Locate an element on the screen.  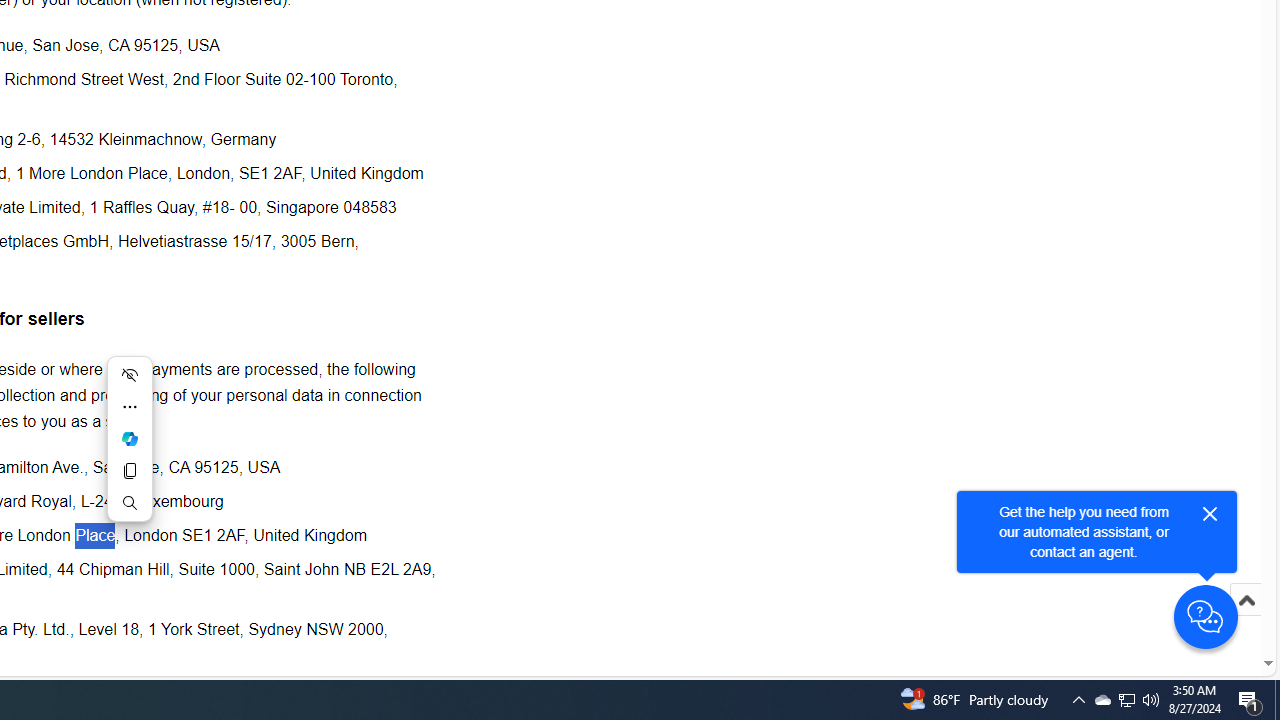
'Copy' is located at coordinates (128, 470).